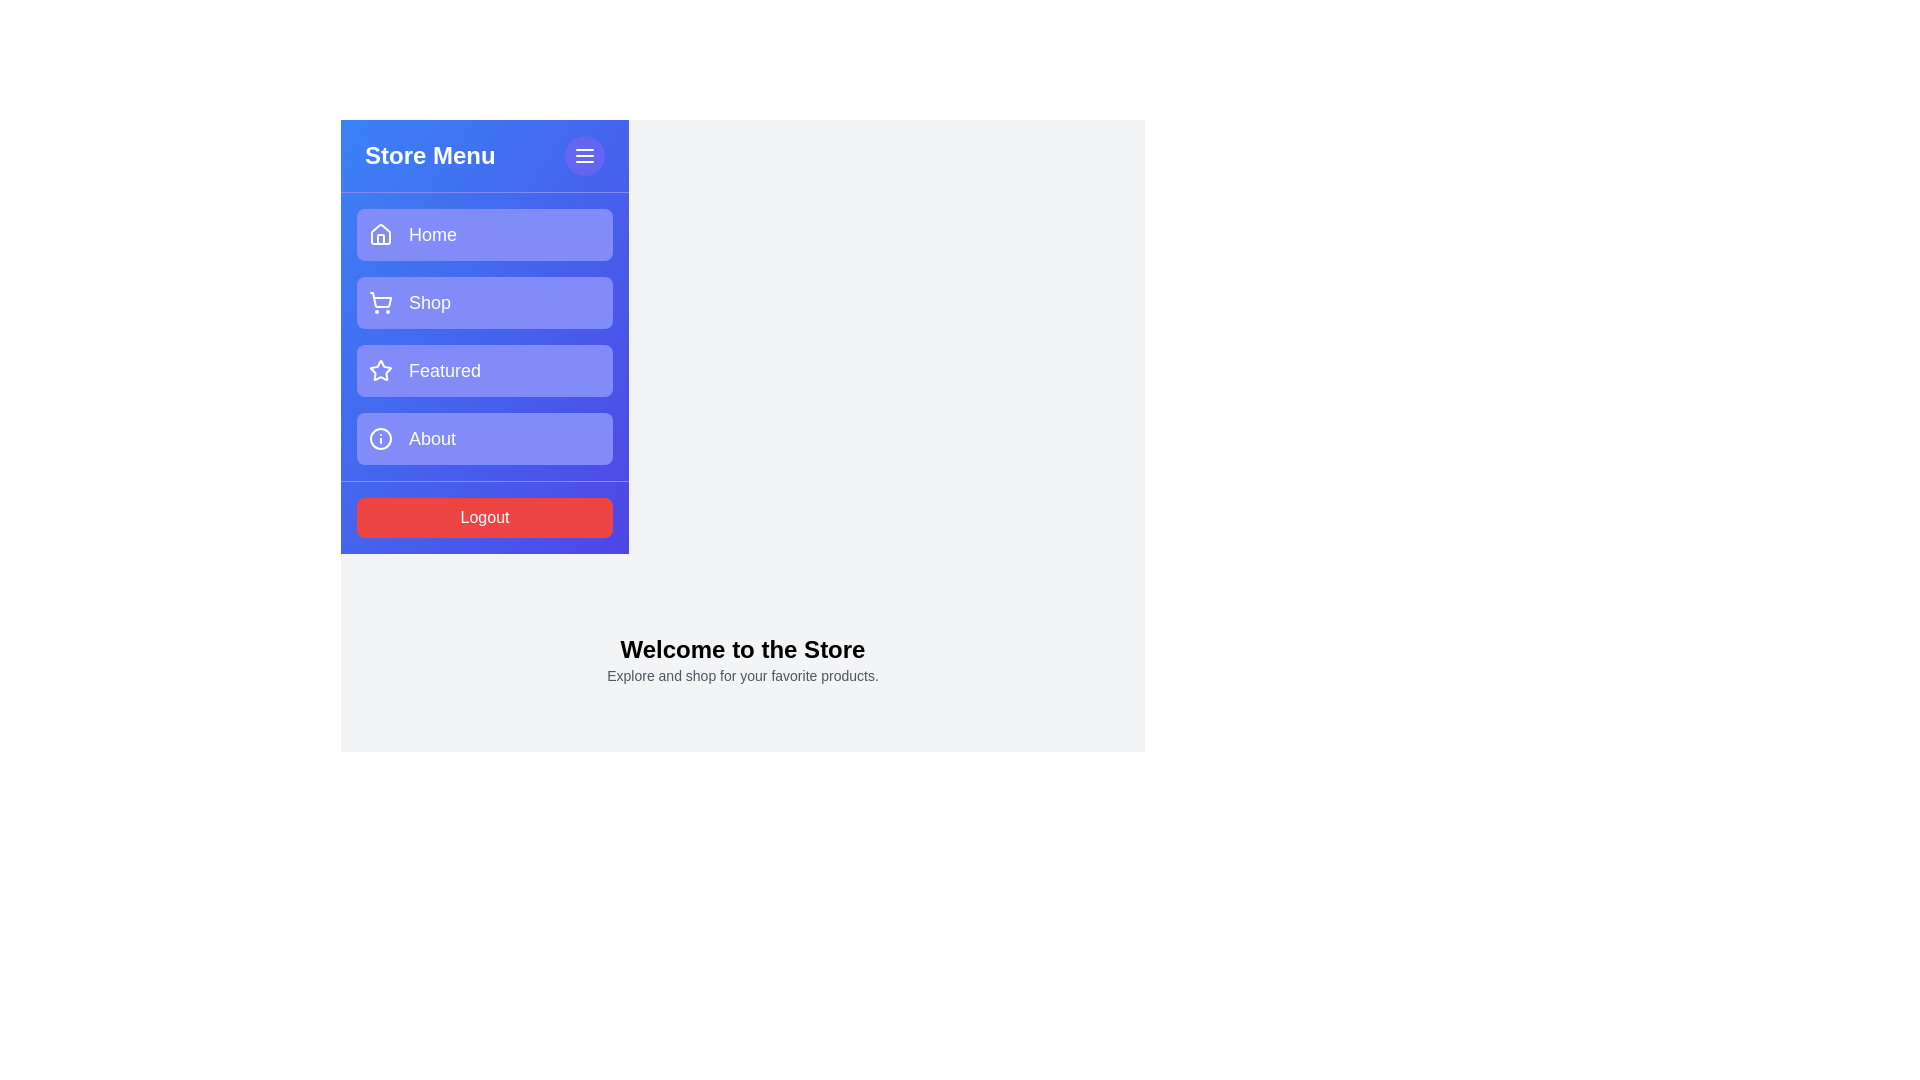 The width and height of the screenshot is (1920, 1080). Describe the element at coordinates (484, 438) in the screenshot. I see `the About button to navigate to the respective section` at that location.